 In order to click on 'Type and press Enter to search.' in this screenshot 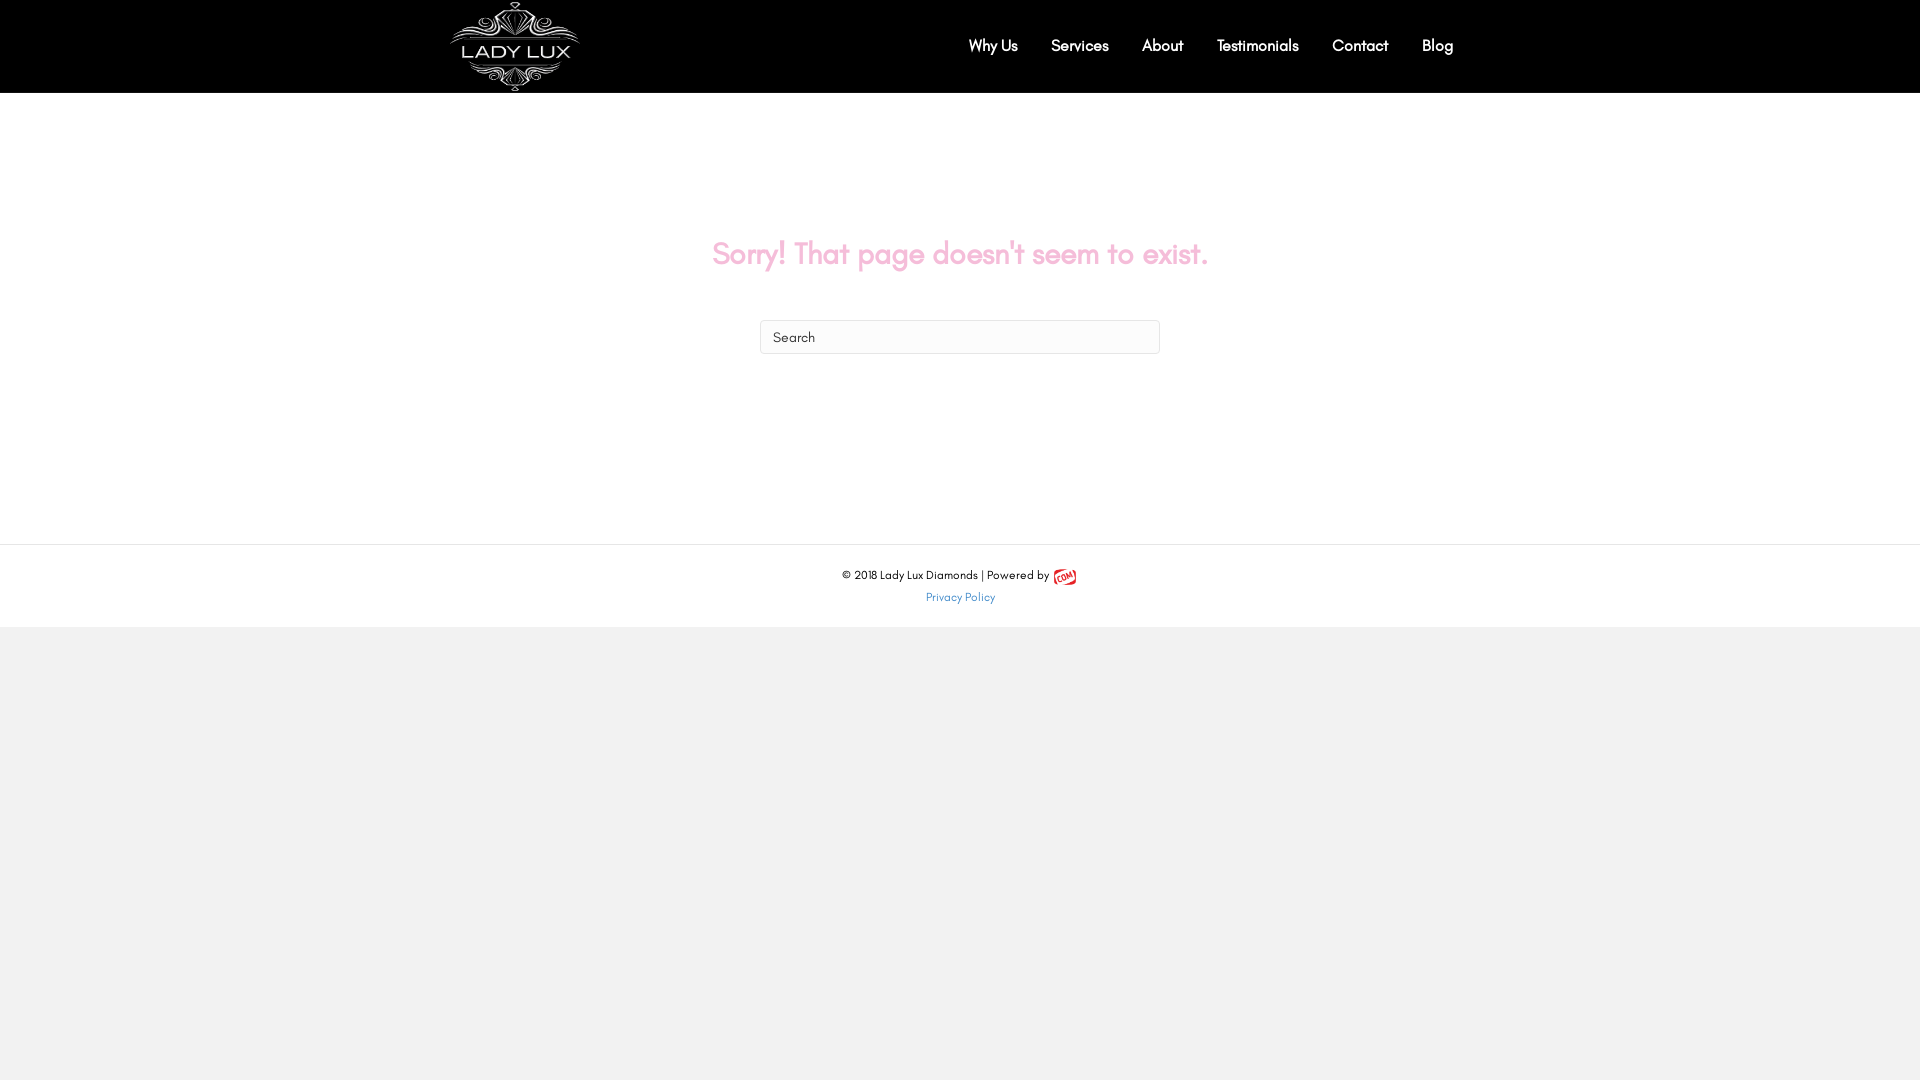, I will do `click(960, 335)`.